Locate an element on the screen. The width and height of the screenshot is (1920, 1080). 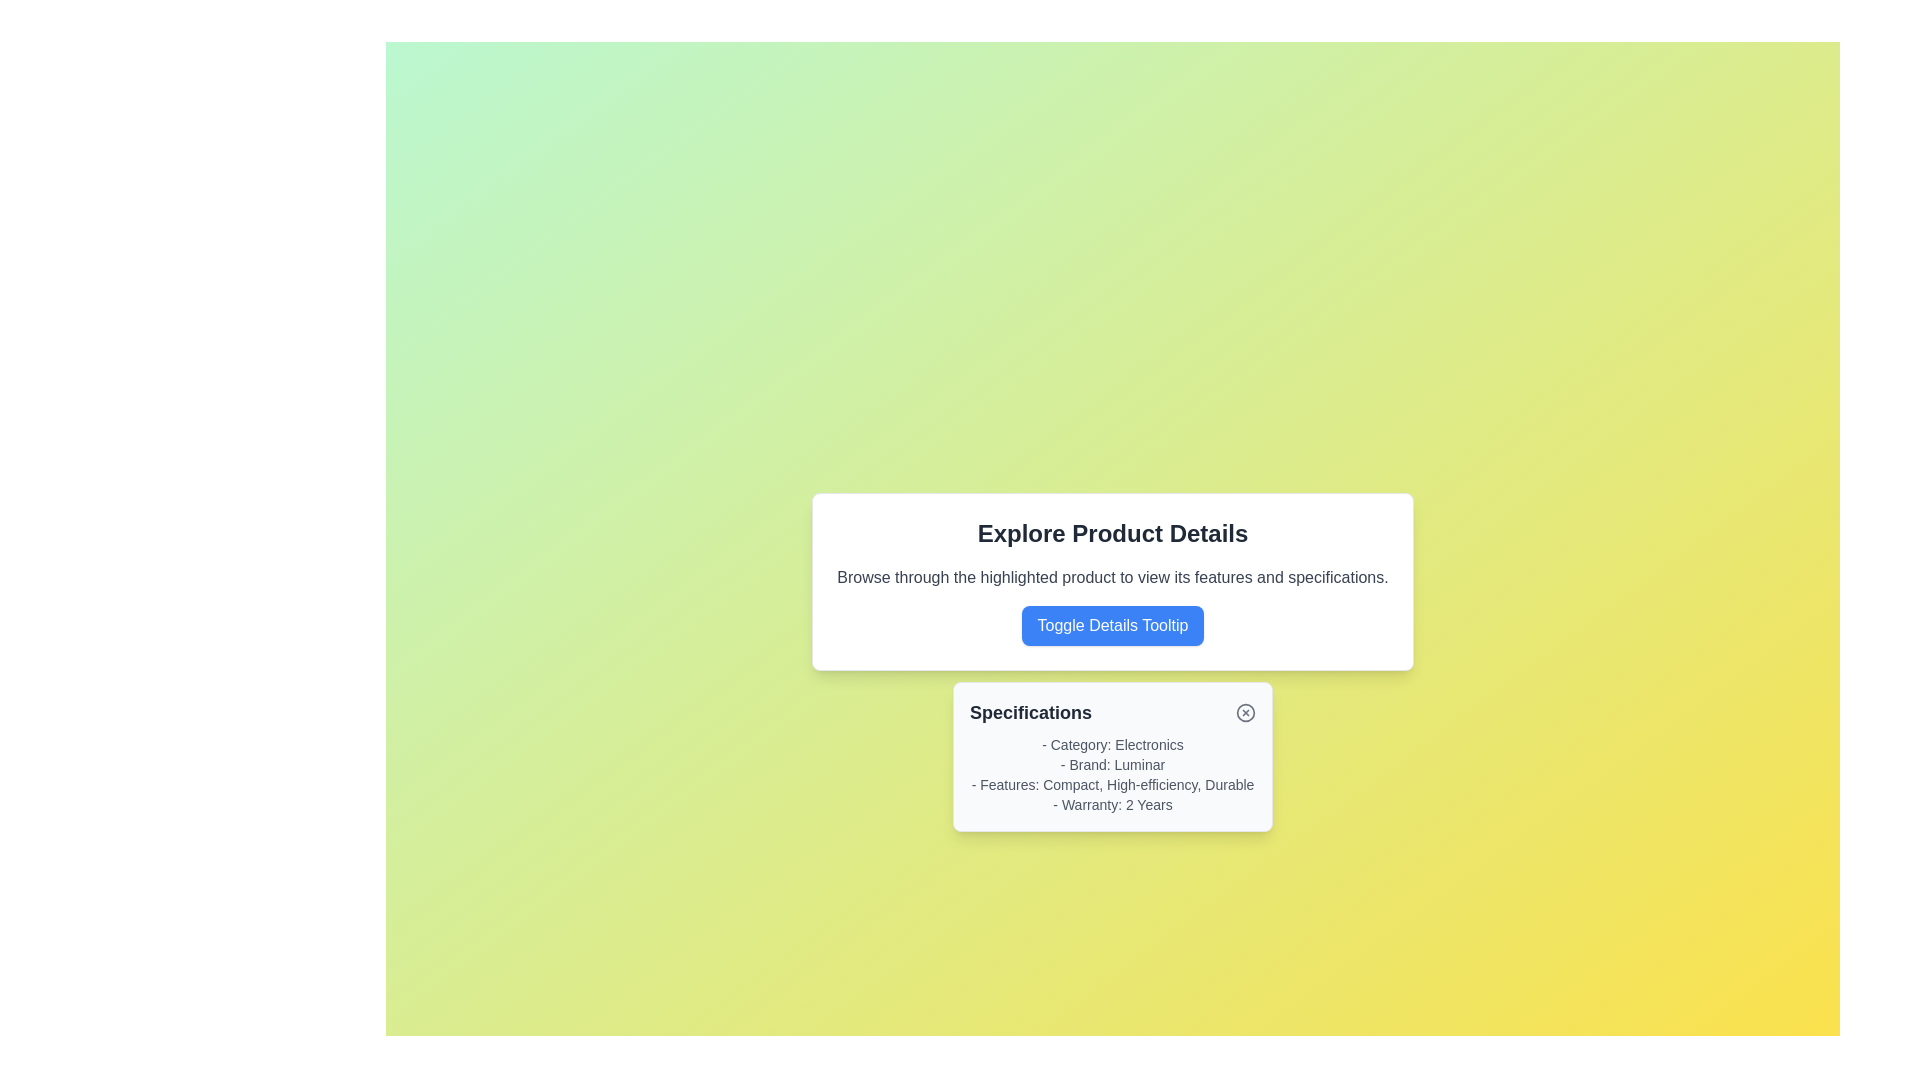
the text label displaying '- Features: Compact, High-efficiency, Durable' within the 'Specifications' box, located beneath '- Brand: Luminar' is located at coordinates (1112, 784).